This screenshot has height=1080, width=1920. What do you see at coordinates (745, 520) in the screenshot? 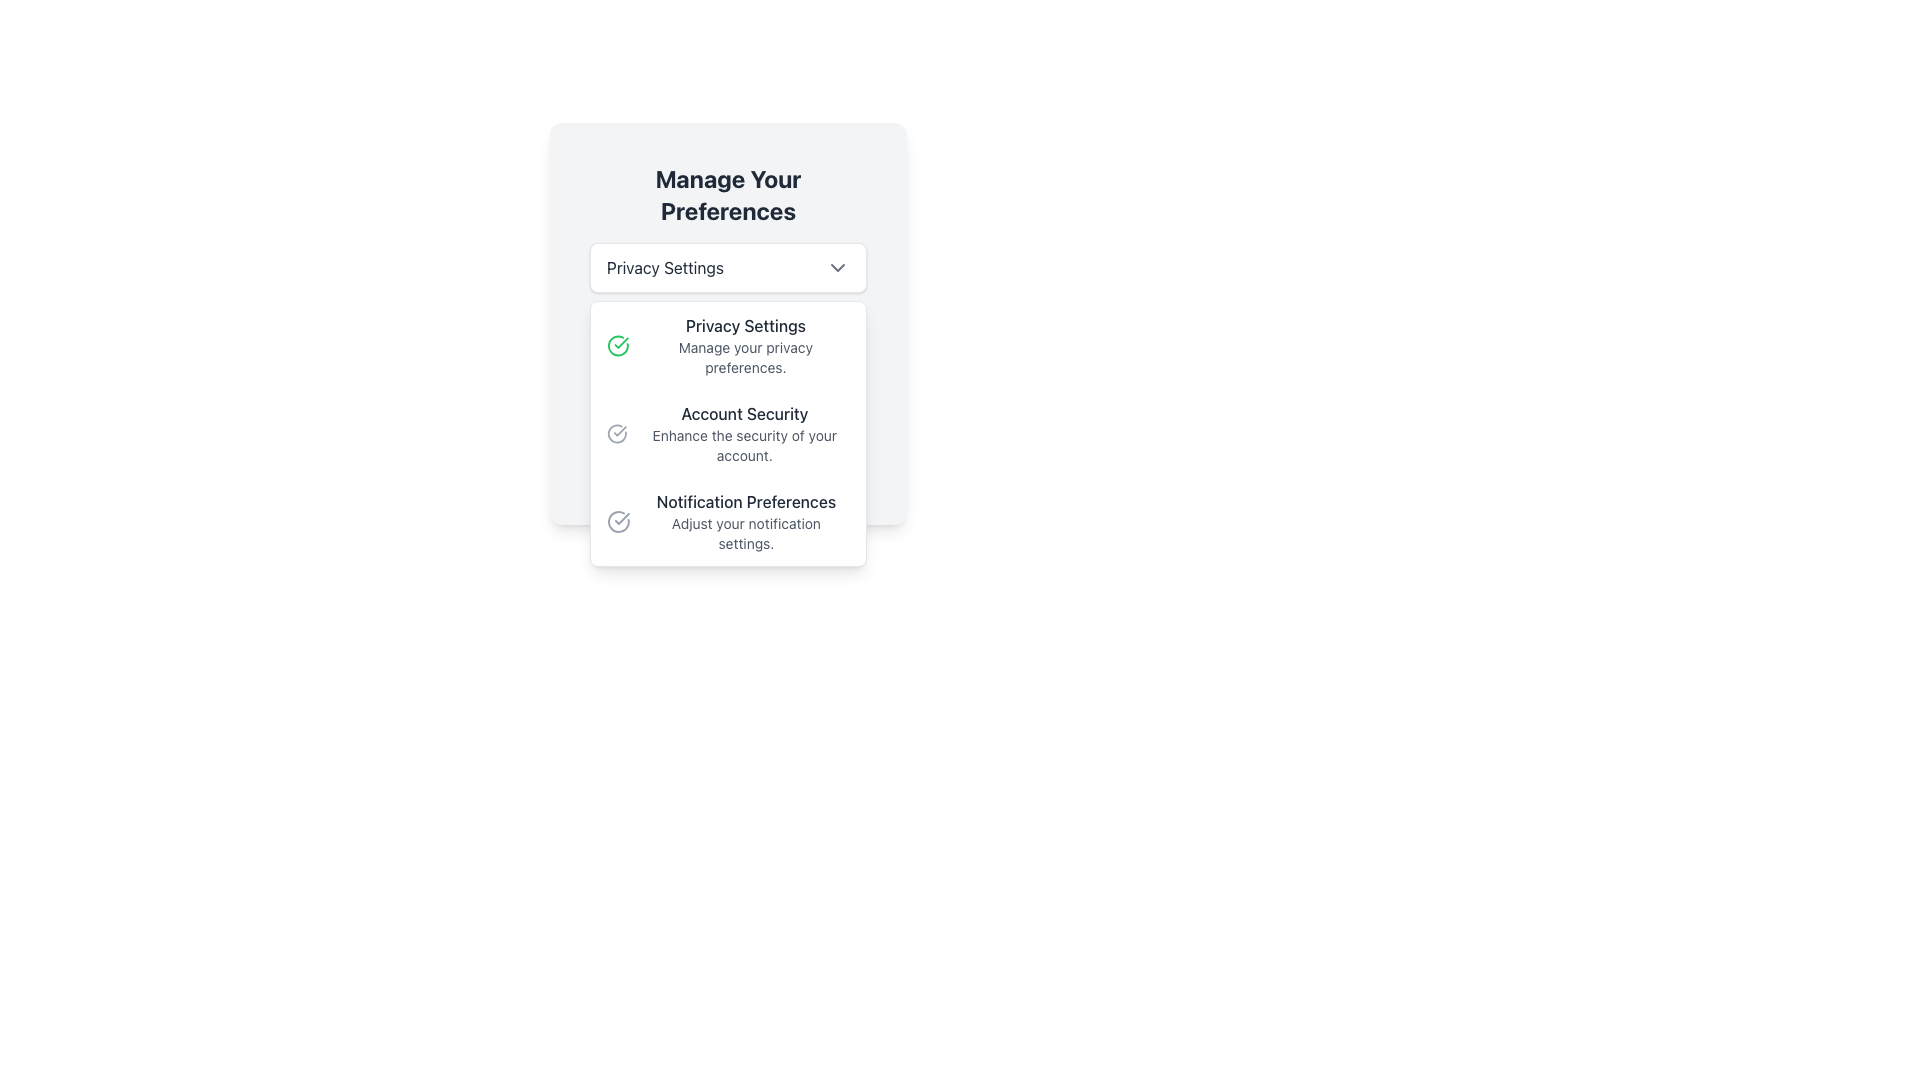
I see `text content of the label for the notification preferences section, which is the third item in the vertical list within the dropdown card` at bounding box center [745, 520].